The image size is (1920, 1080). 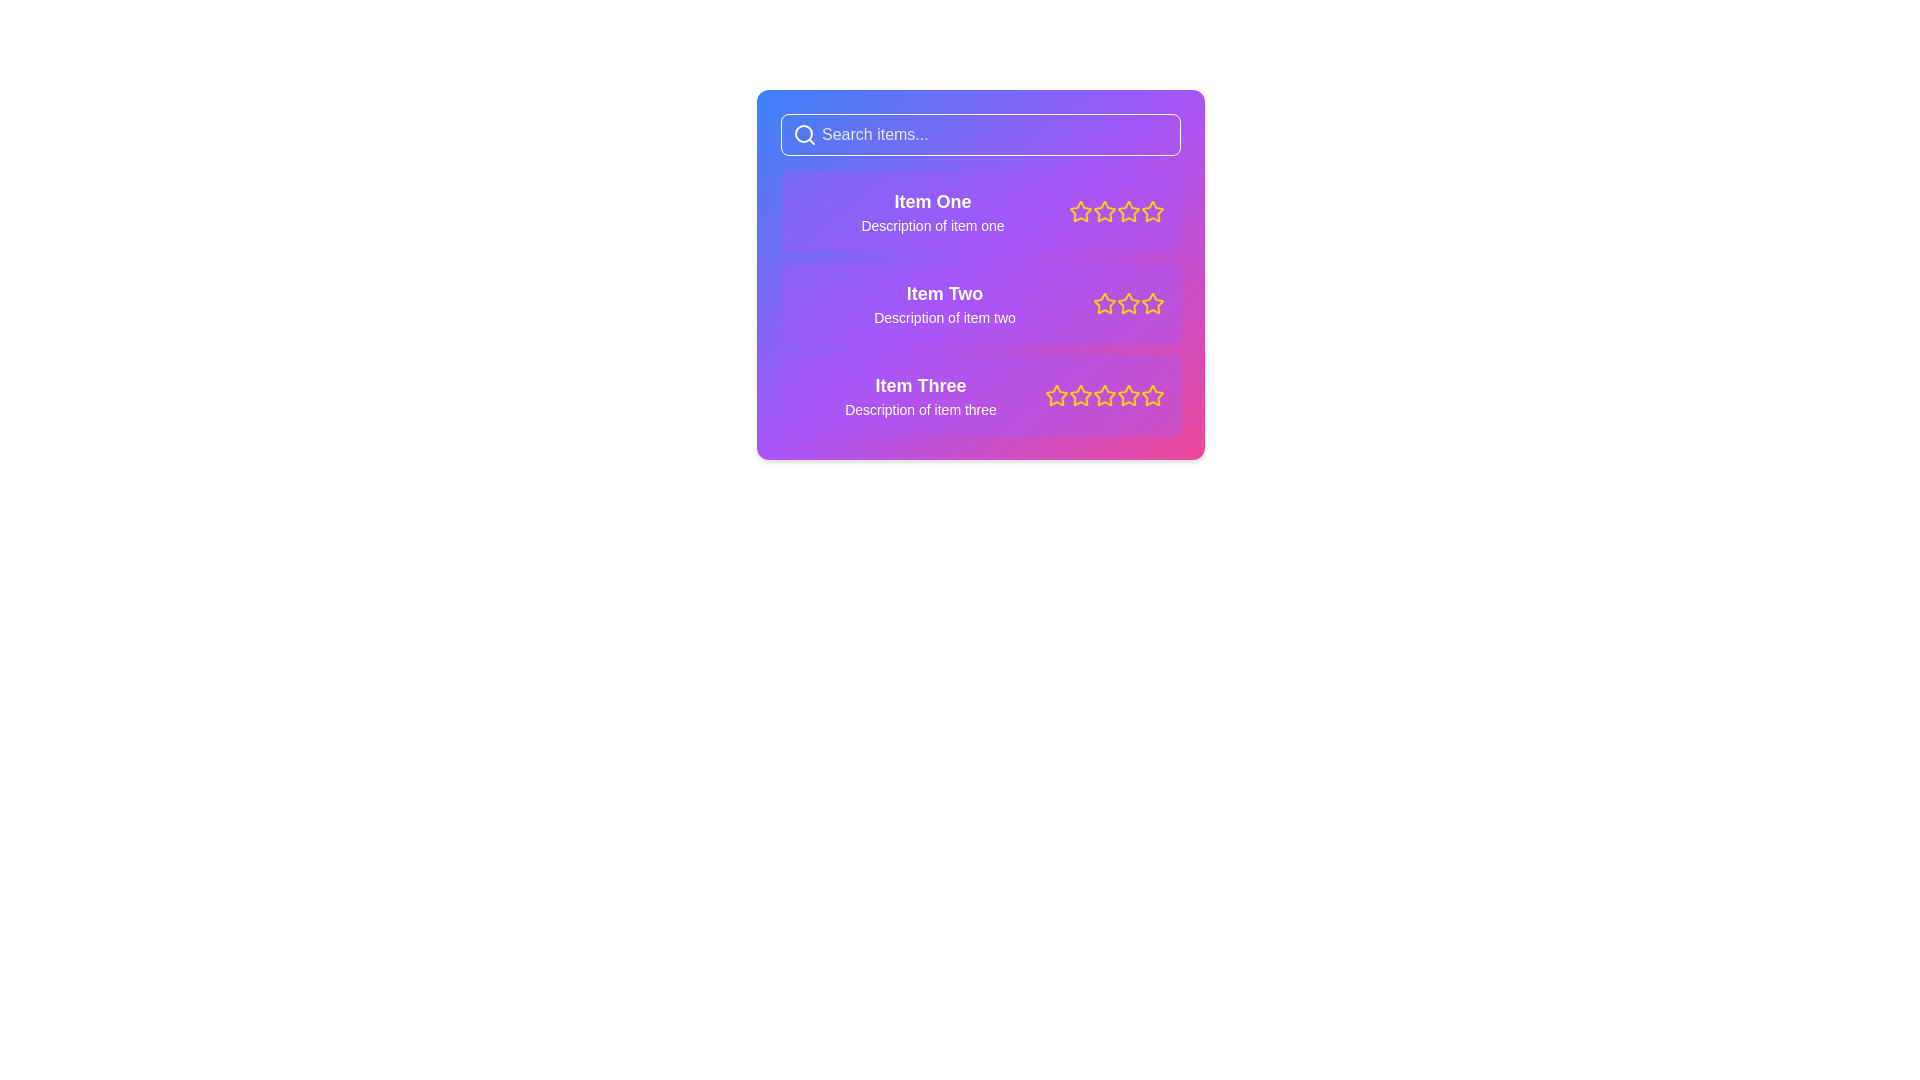 What do you see at coordinates (1128, 303) in the screenshot?
I see `the third filled star (yellow star with purple background) in the rating section for 'Item Two'` at bounding box center [1128, 303].